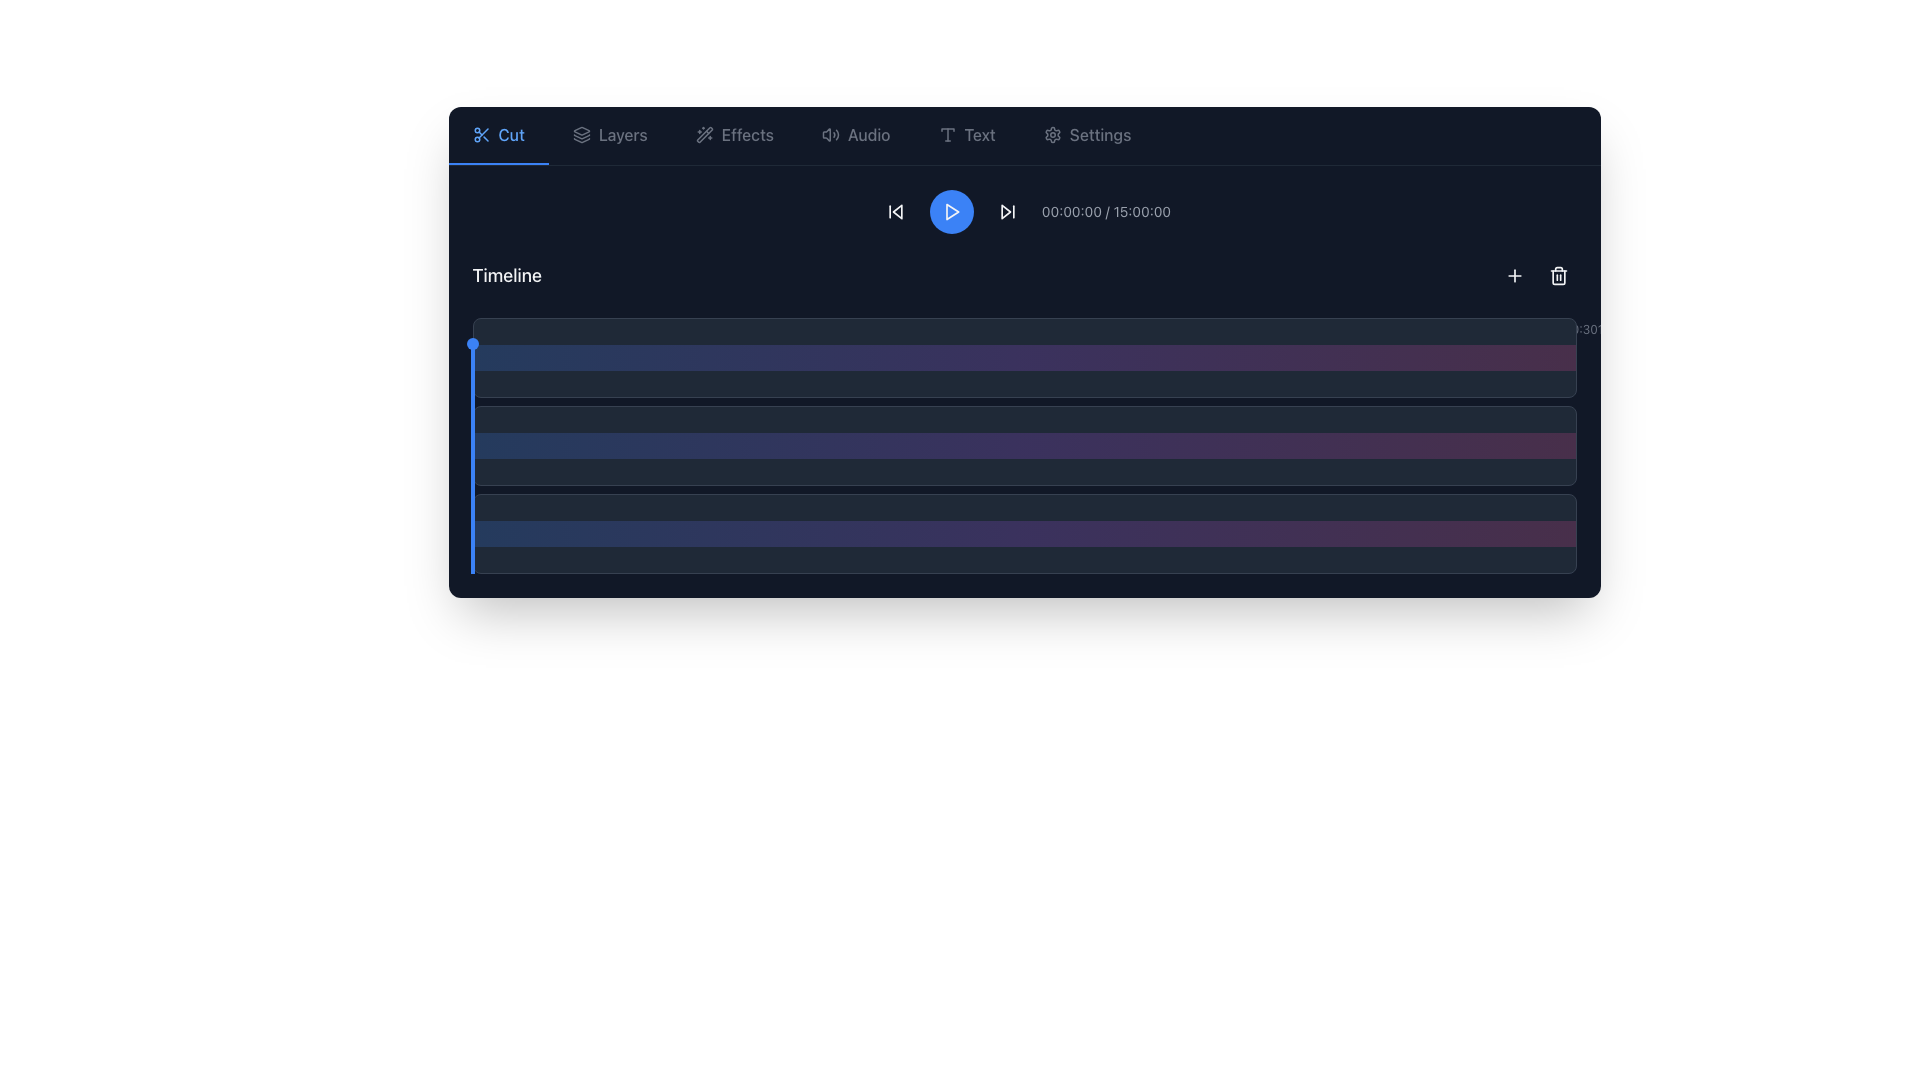 This screenshot has width=1920, height=1080. What do you see at coordinates (1105, 212) in the screenshot?
I see `the text display field that shows the current playback time and total duration of the media file for accessibility navigation` at bounding box center [1105, 212].